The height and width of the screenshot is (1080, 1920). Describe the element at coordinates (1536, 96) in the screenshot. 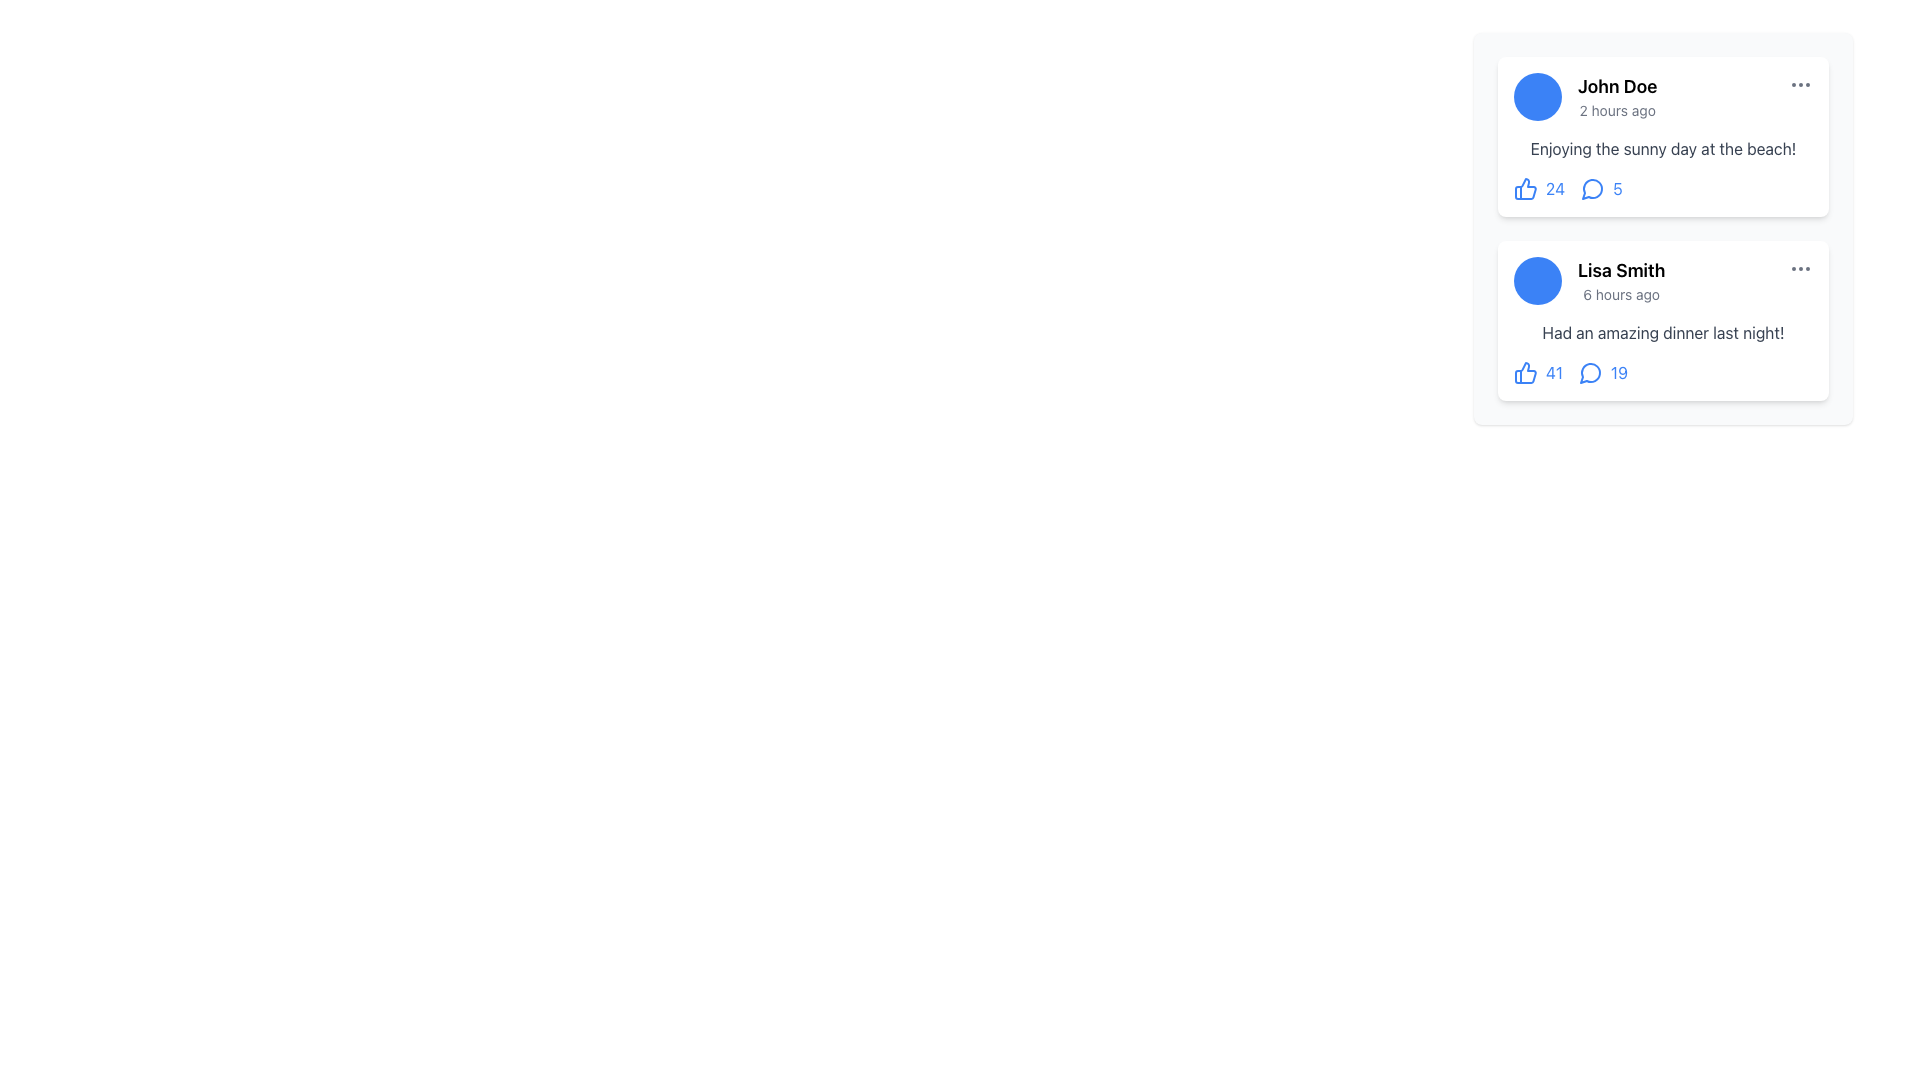

I see `the Avatar or Profile Picture representing the user 'John Doe' located on the left side of the post's metadata` at that location.